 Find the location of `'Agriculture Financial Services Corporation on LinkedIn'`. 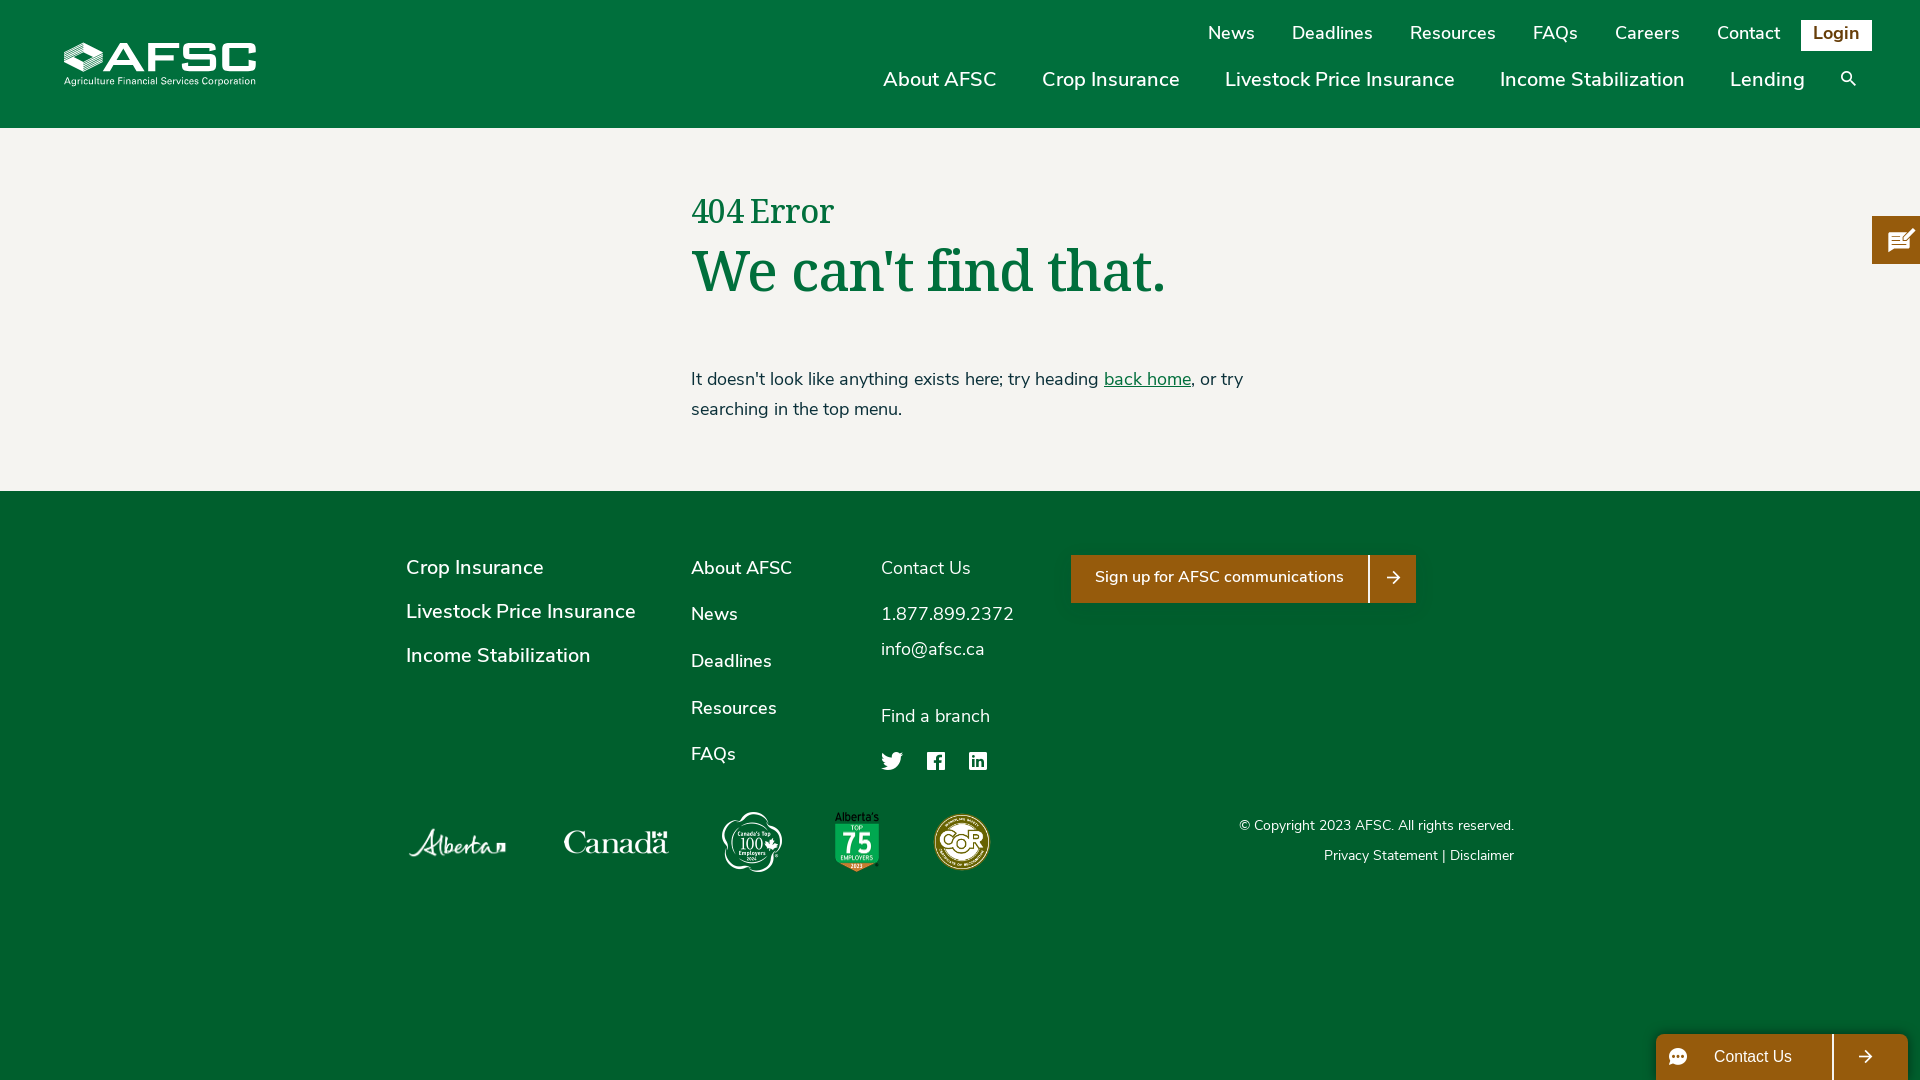

'Agriculture Financial Services Corporation on LinkedIn' is located at coordinates (978, 764).